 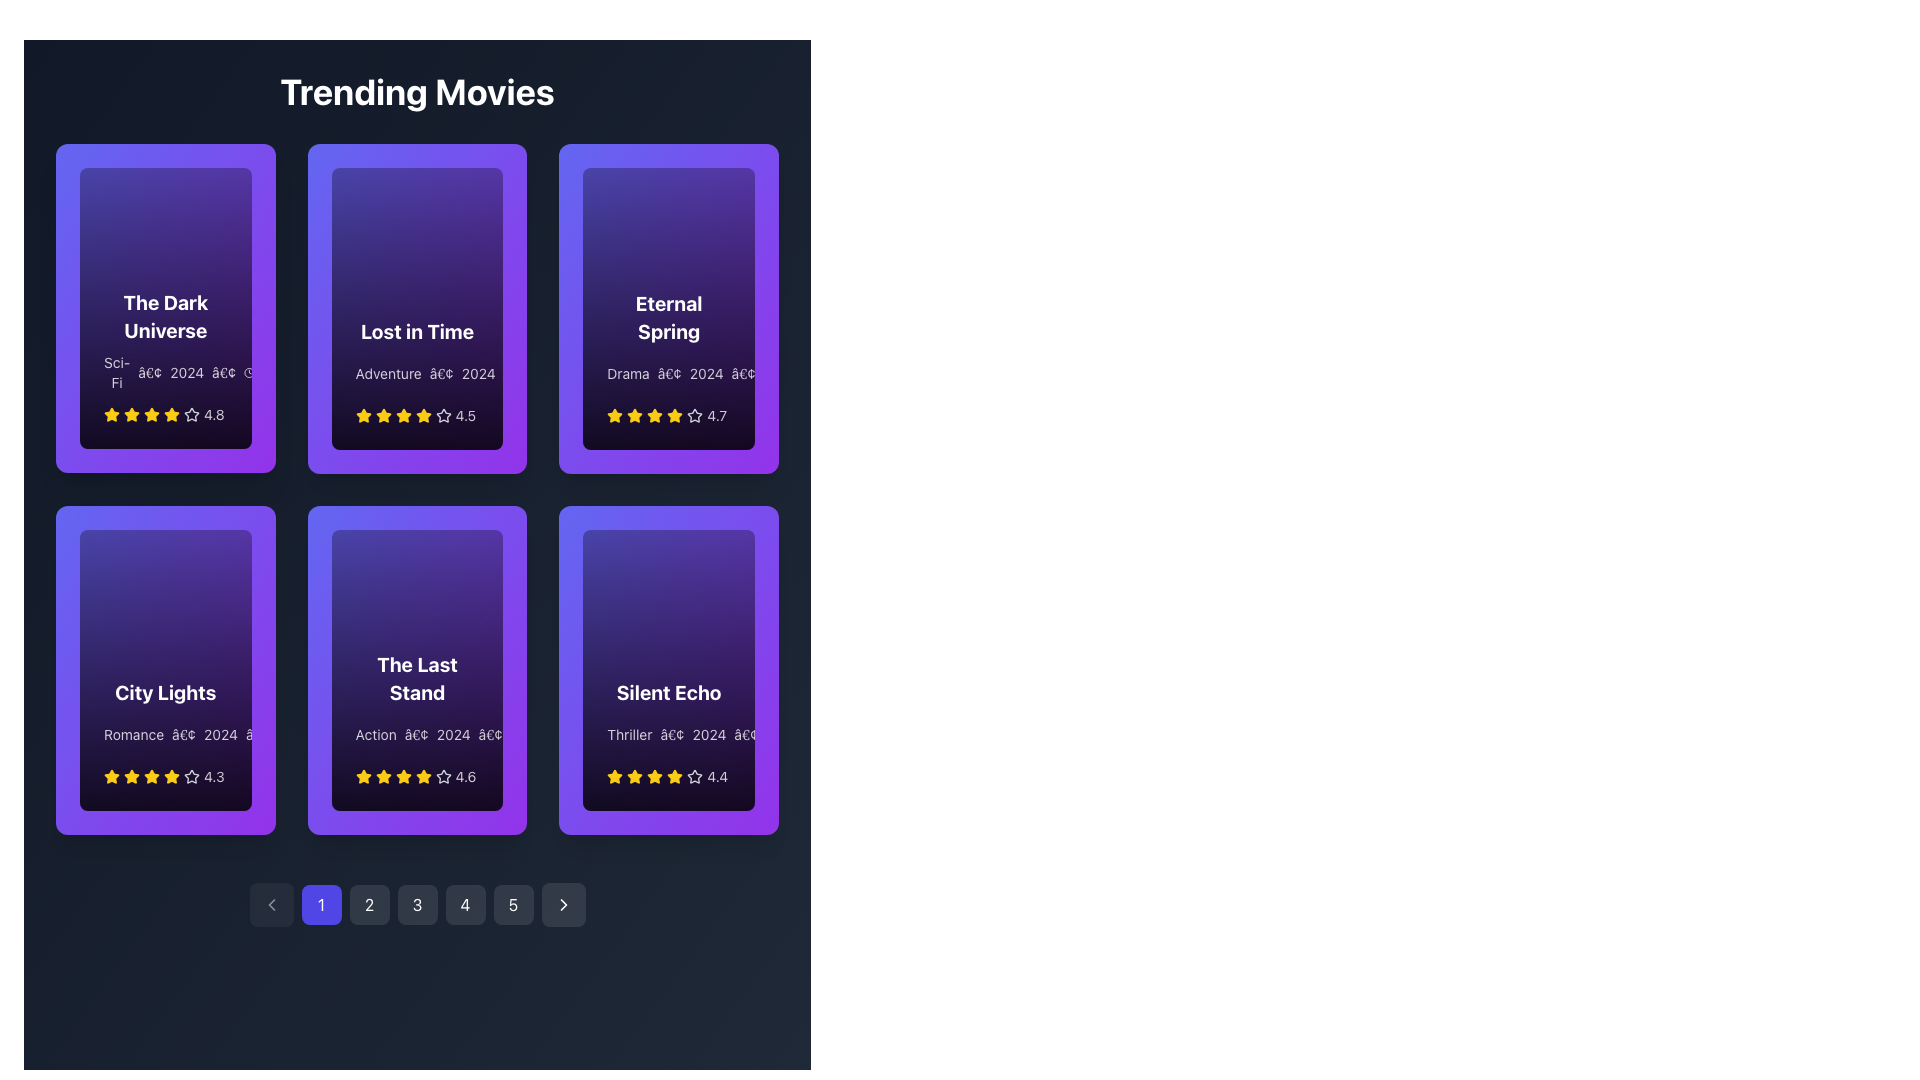 What do you see at coordinates (363, 775) in the screenshot?
I see `the first star icon in the rating indicator for the movie 'The Last Stand', which contributes to the 4.6 out of 5 rating` at bounding box center [363, 775].